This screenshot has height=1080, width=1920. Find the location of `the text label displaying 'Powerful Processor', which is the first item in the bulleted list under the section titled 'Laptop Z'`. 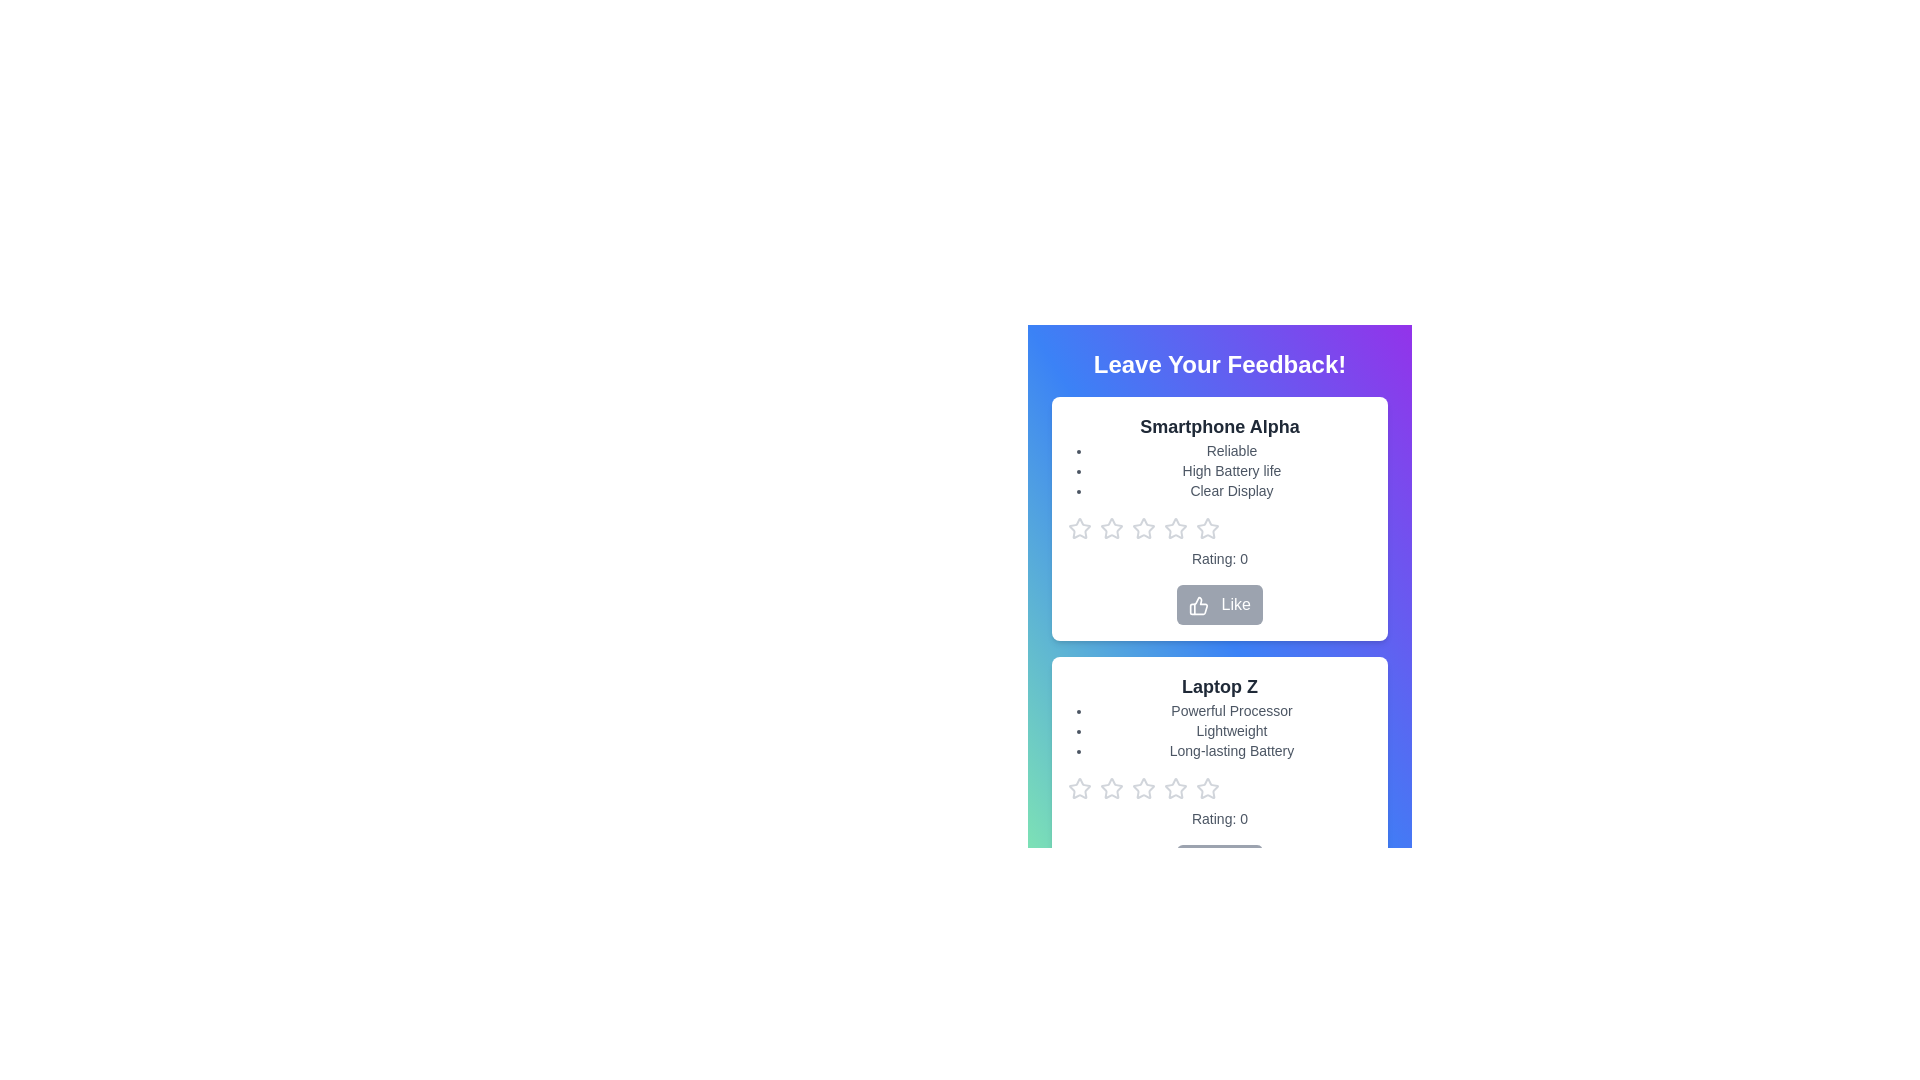

the text label displaying 'Powerful Processor', which is the first item in the bulleted list under the section titled 'Laptop Z' is located at coordinates (1231, 709).